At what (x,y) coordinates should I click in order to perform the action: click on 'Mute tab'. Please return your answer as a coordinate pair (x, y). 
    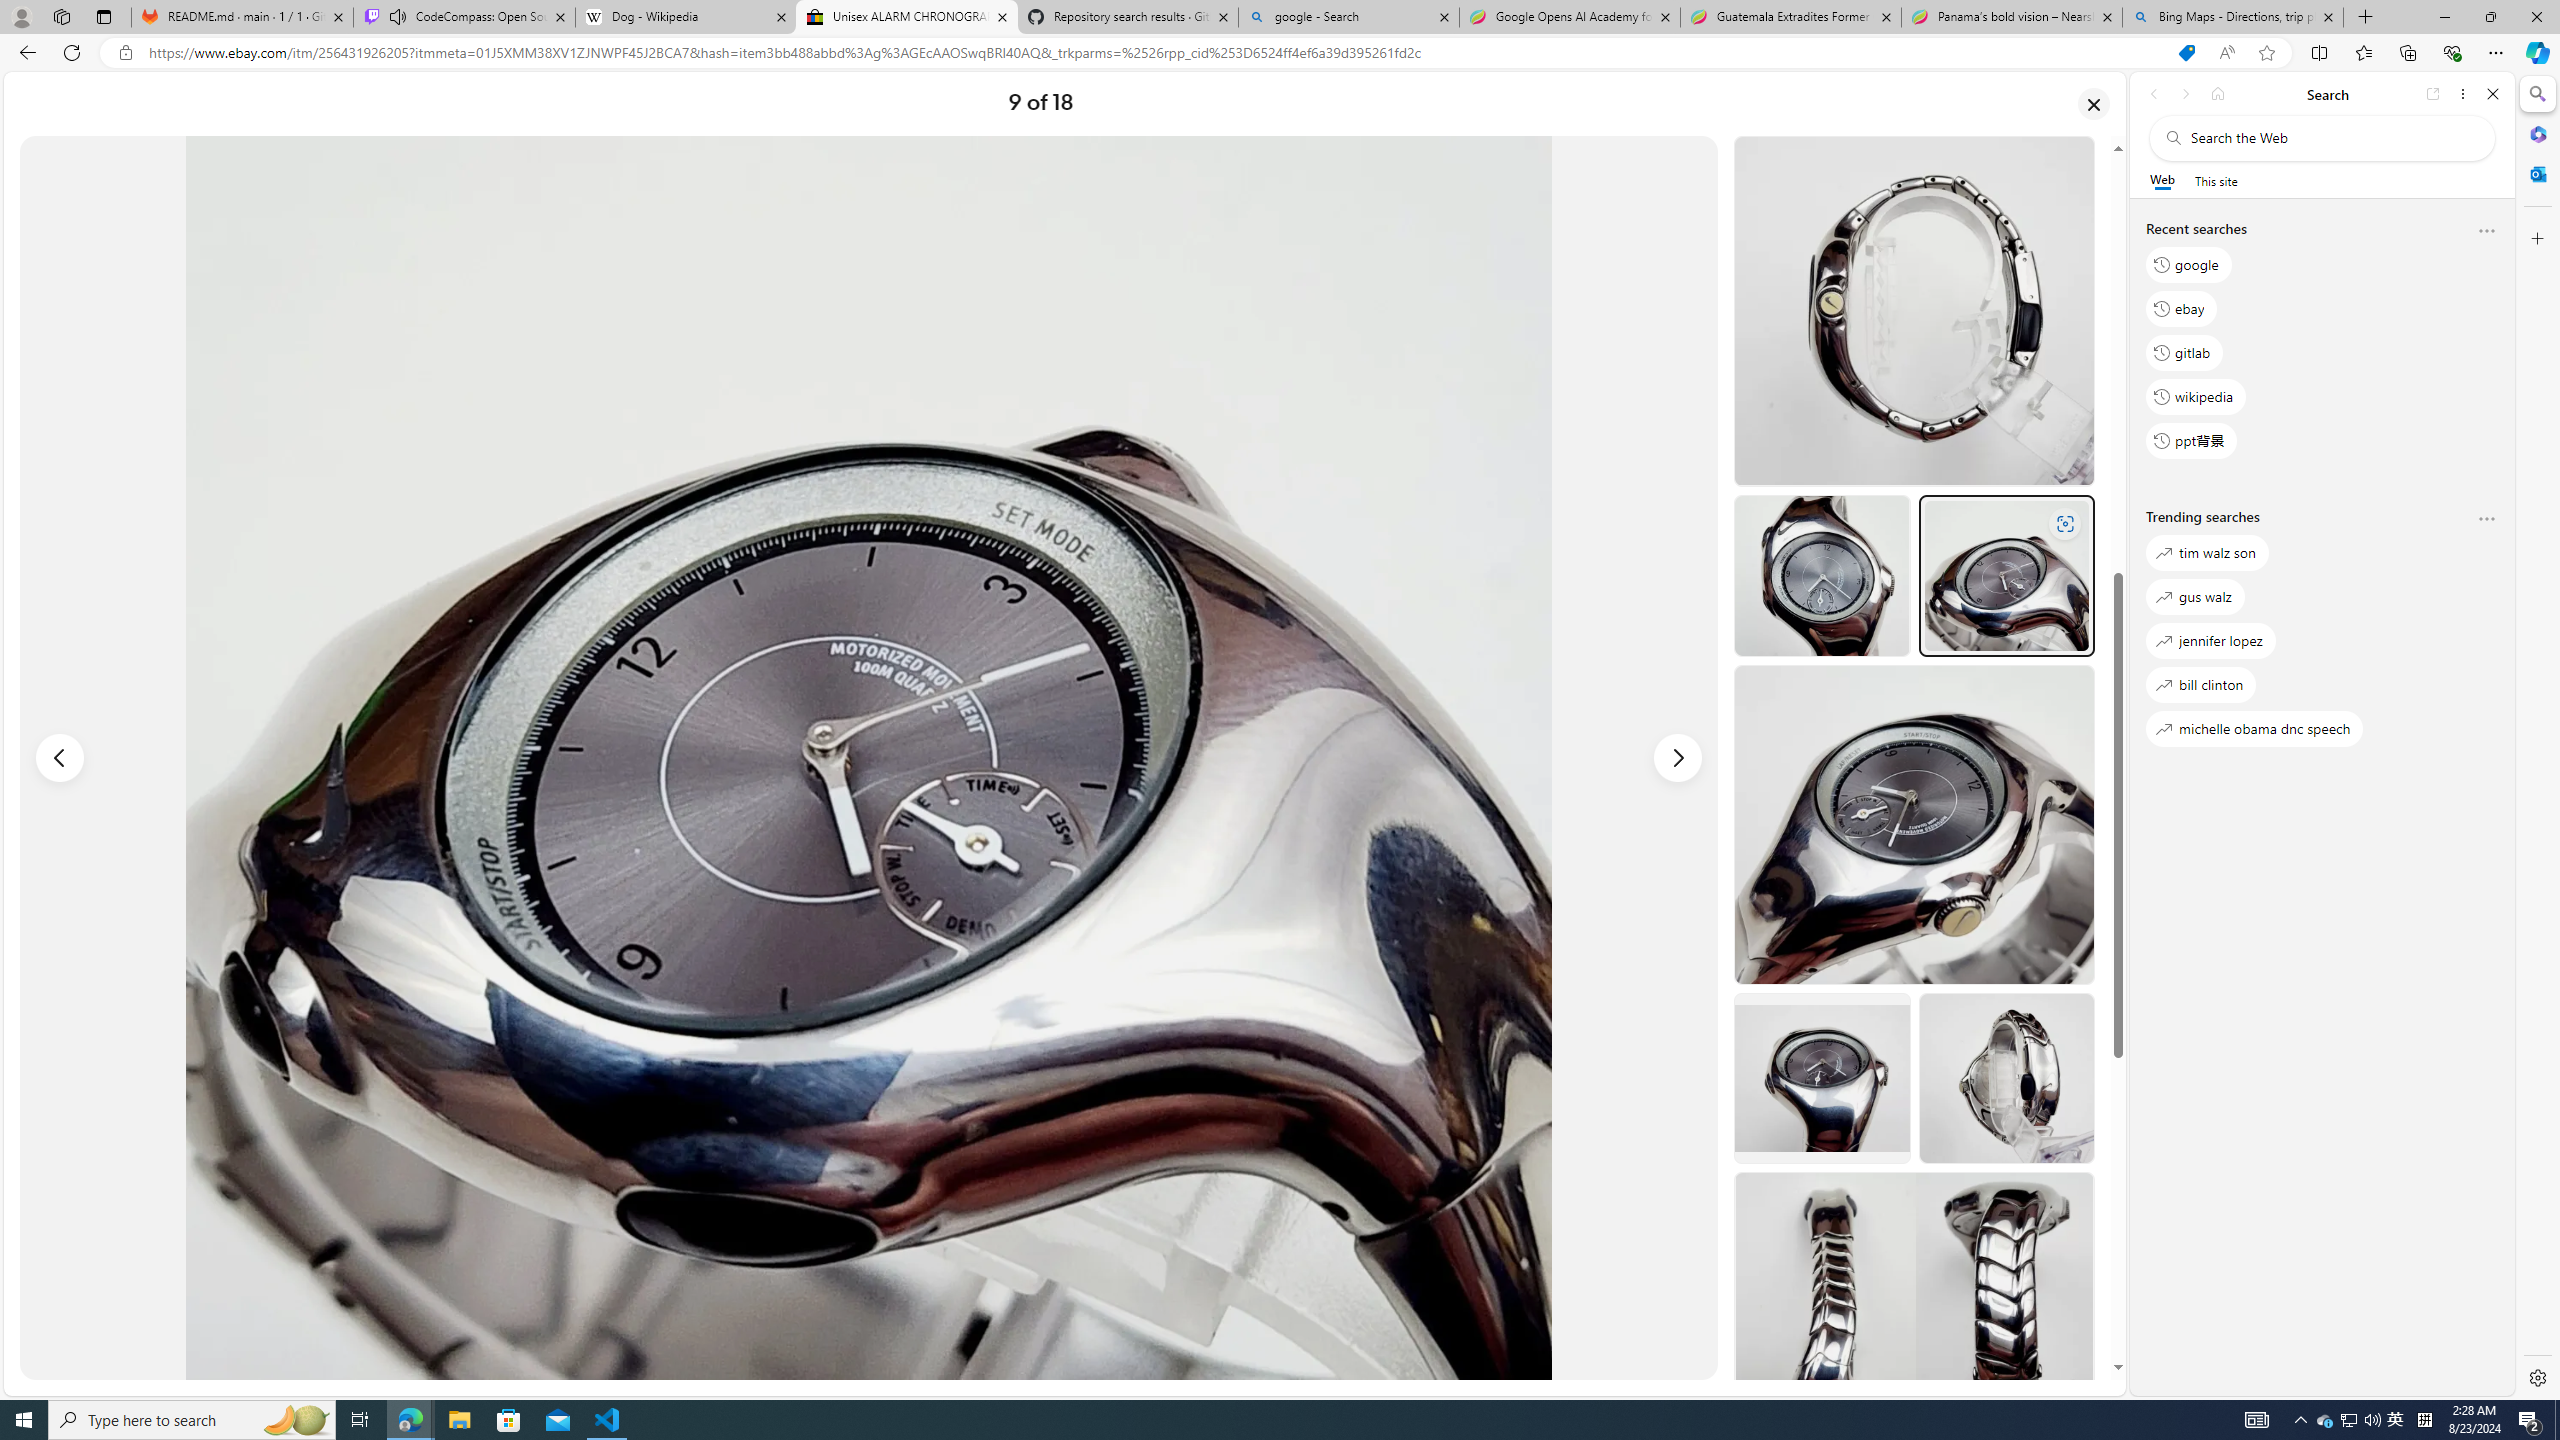
    Looking at the image, I should click on (398, 15).